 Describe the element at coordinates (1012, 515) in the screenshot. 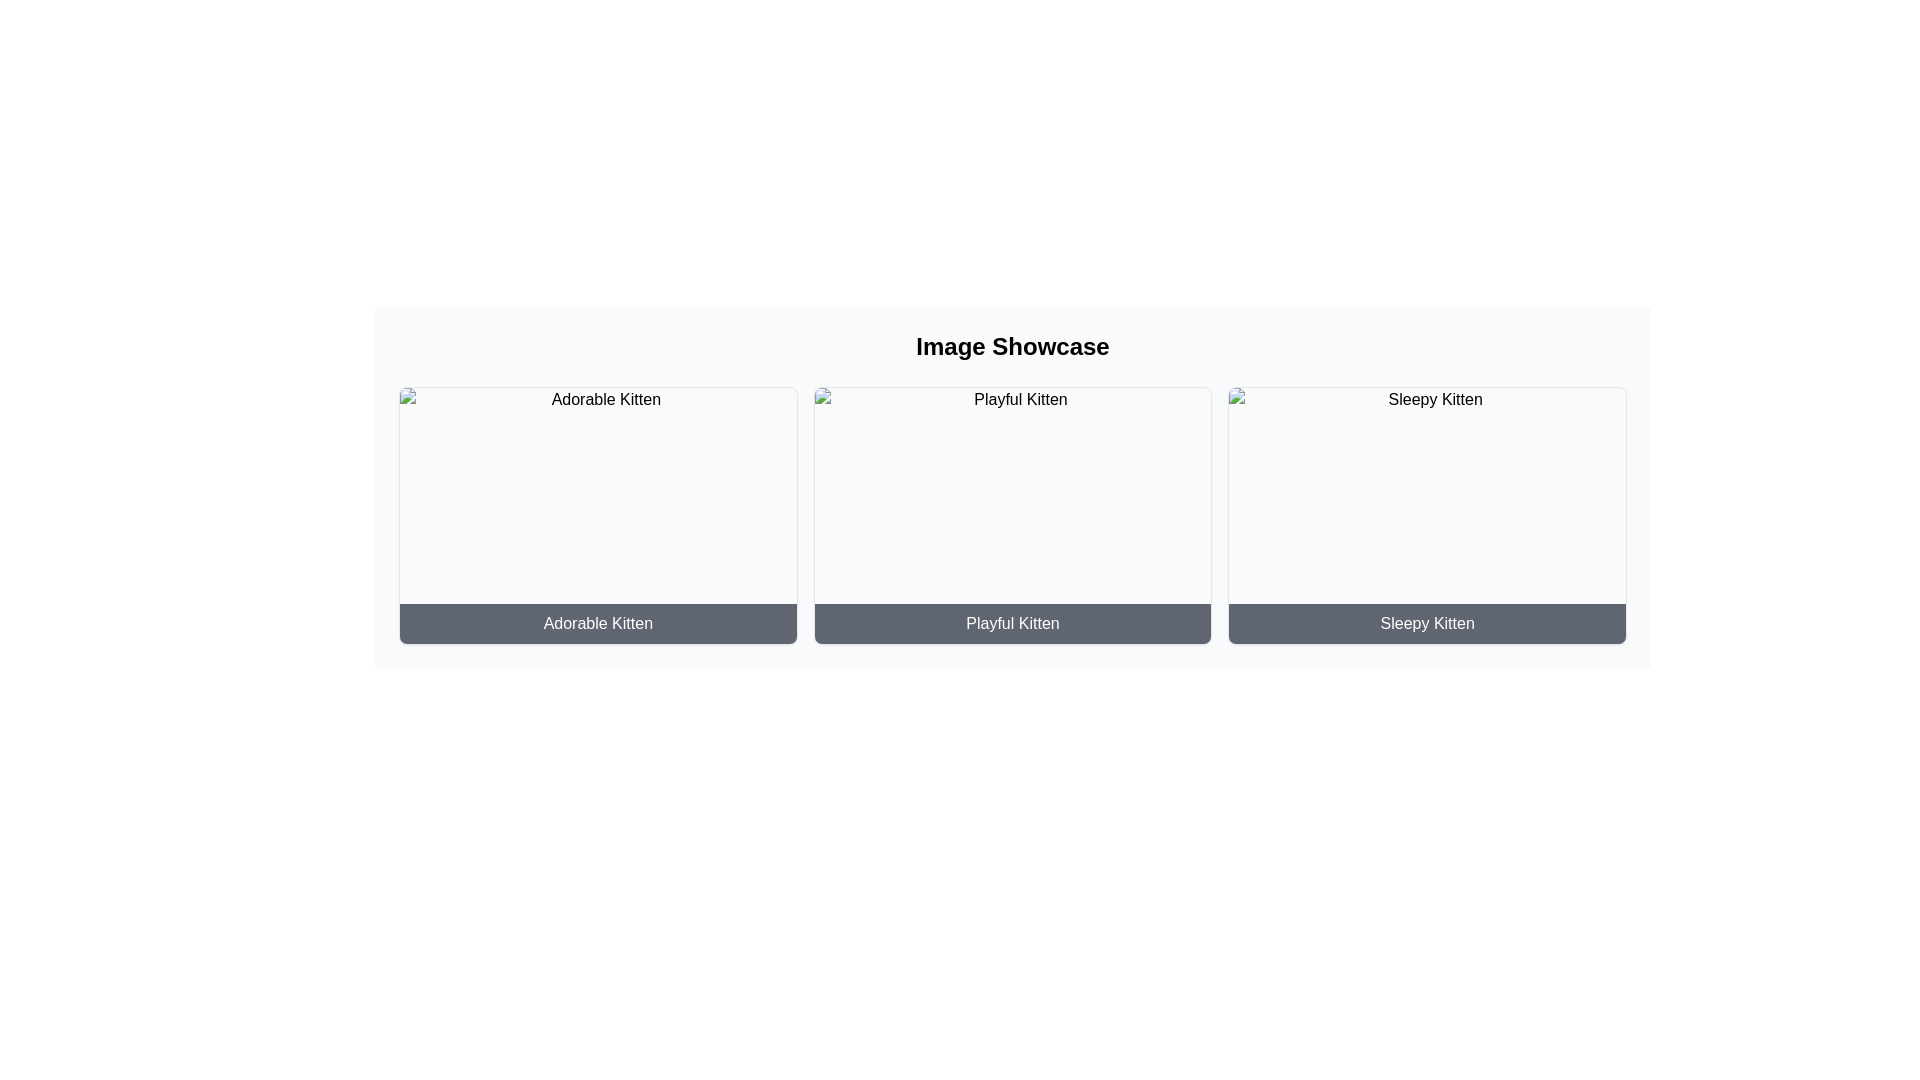

I see `the 'Playful Kitten' display card, which is the second item in a grid layout of three images` at that location.